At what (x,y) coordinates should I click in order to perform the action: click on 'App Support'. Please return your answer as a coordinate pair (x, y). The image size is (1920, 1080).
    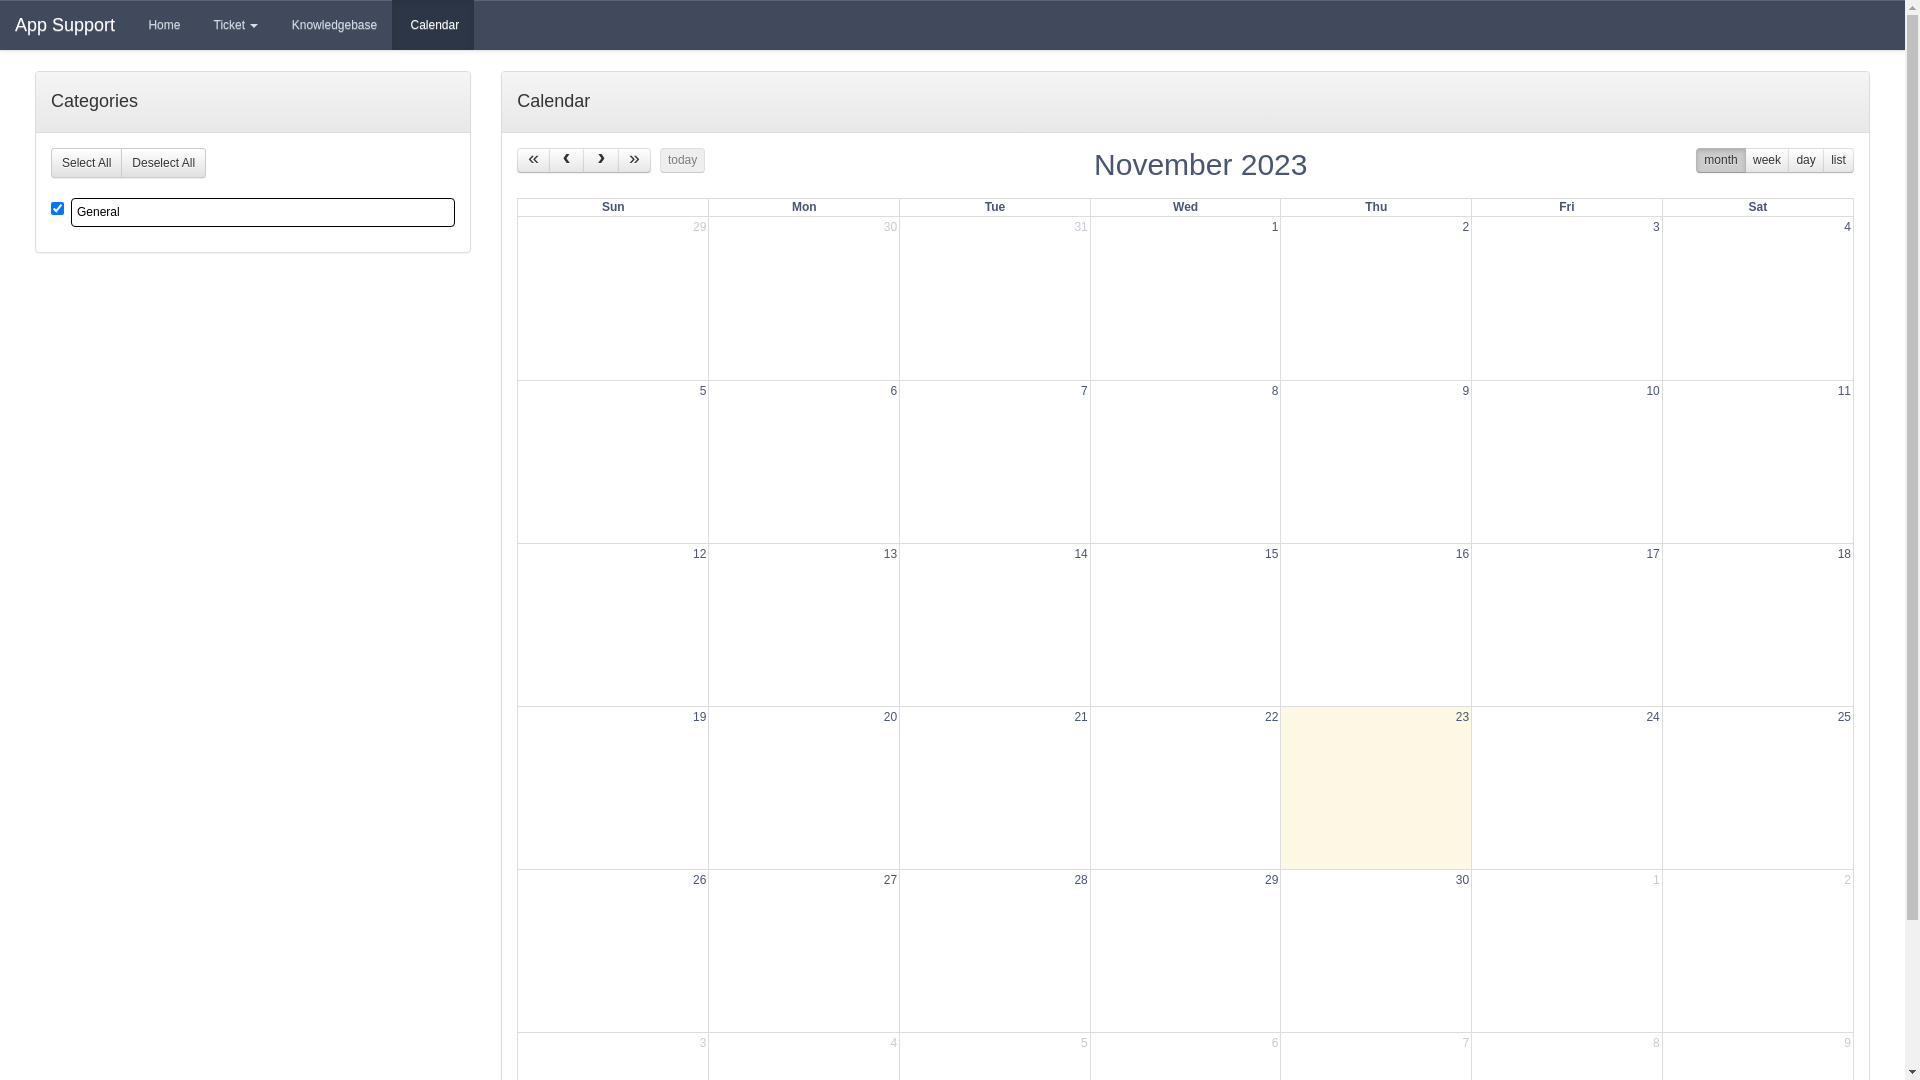
    Looking at the image, I should click on (65, 24).